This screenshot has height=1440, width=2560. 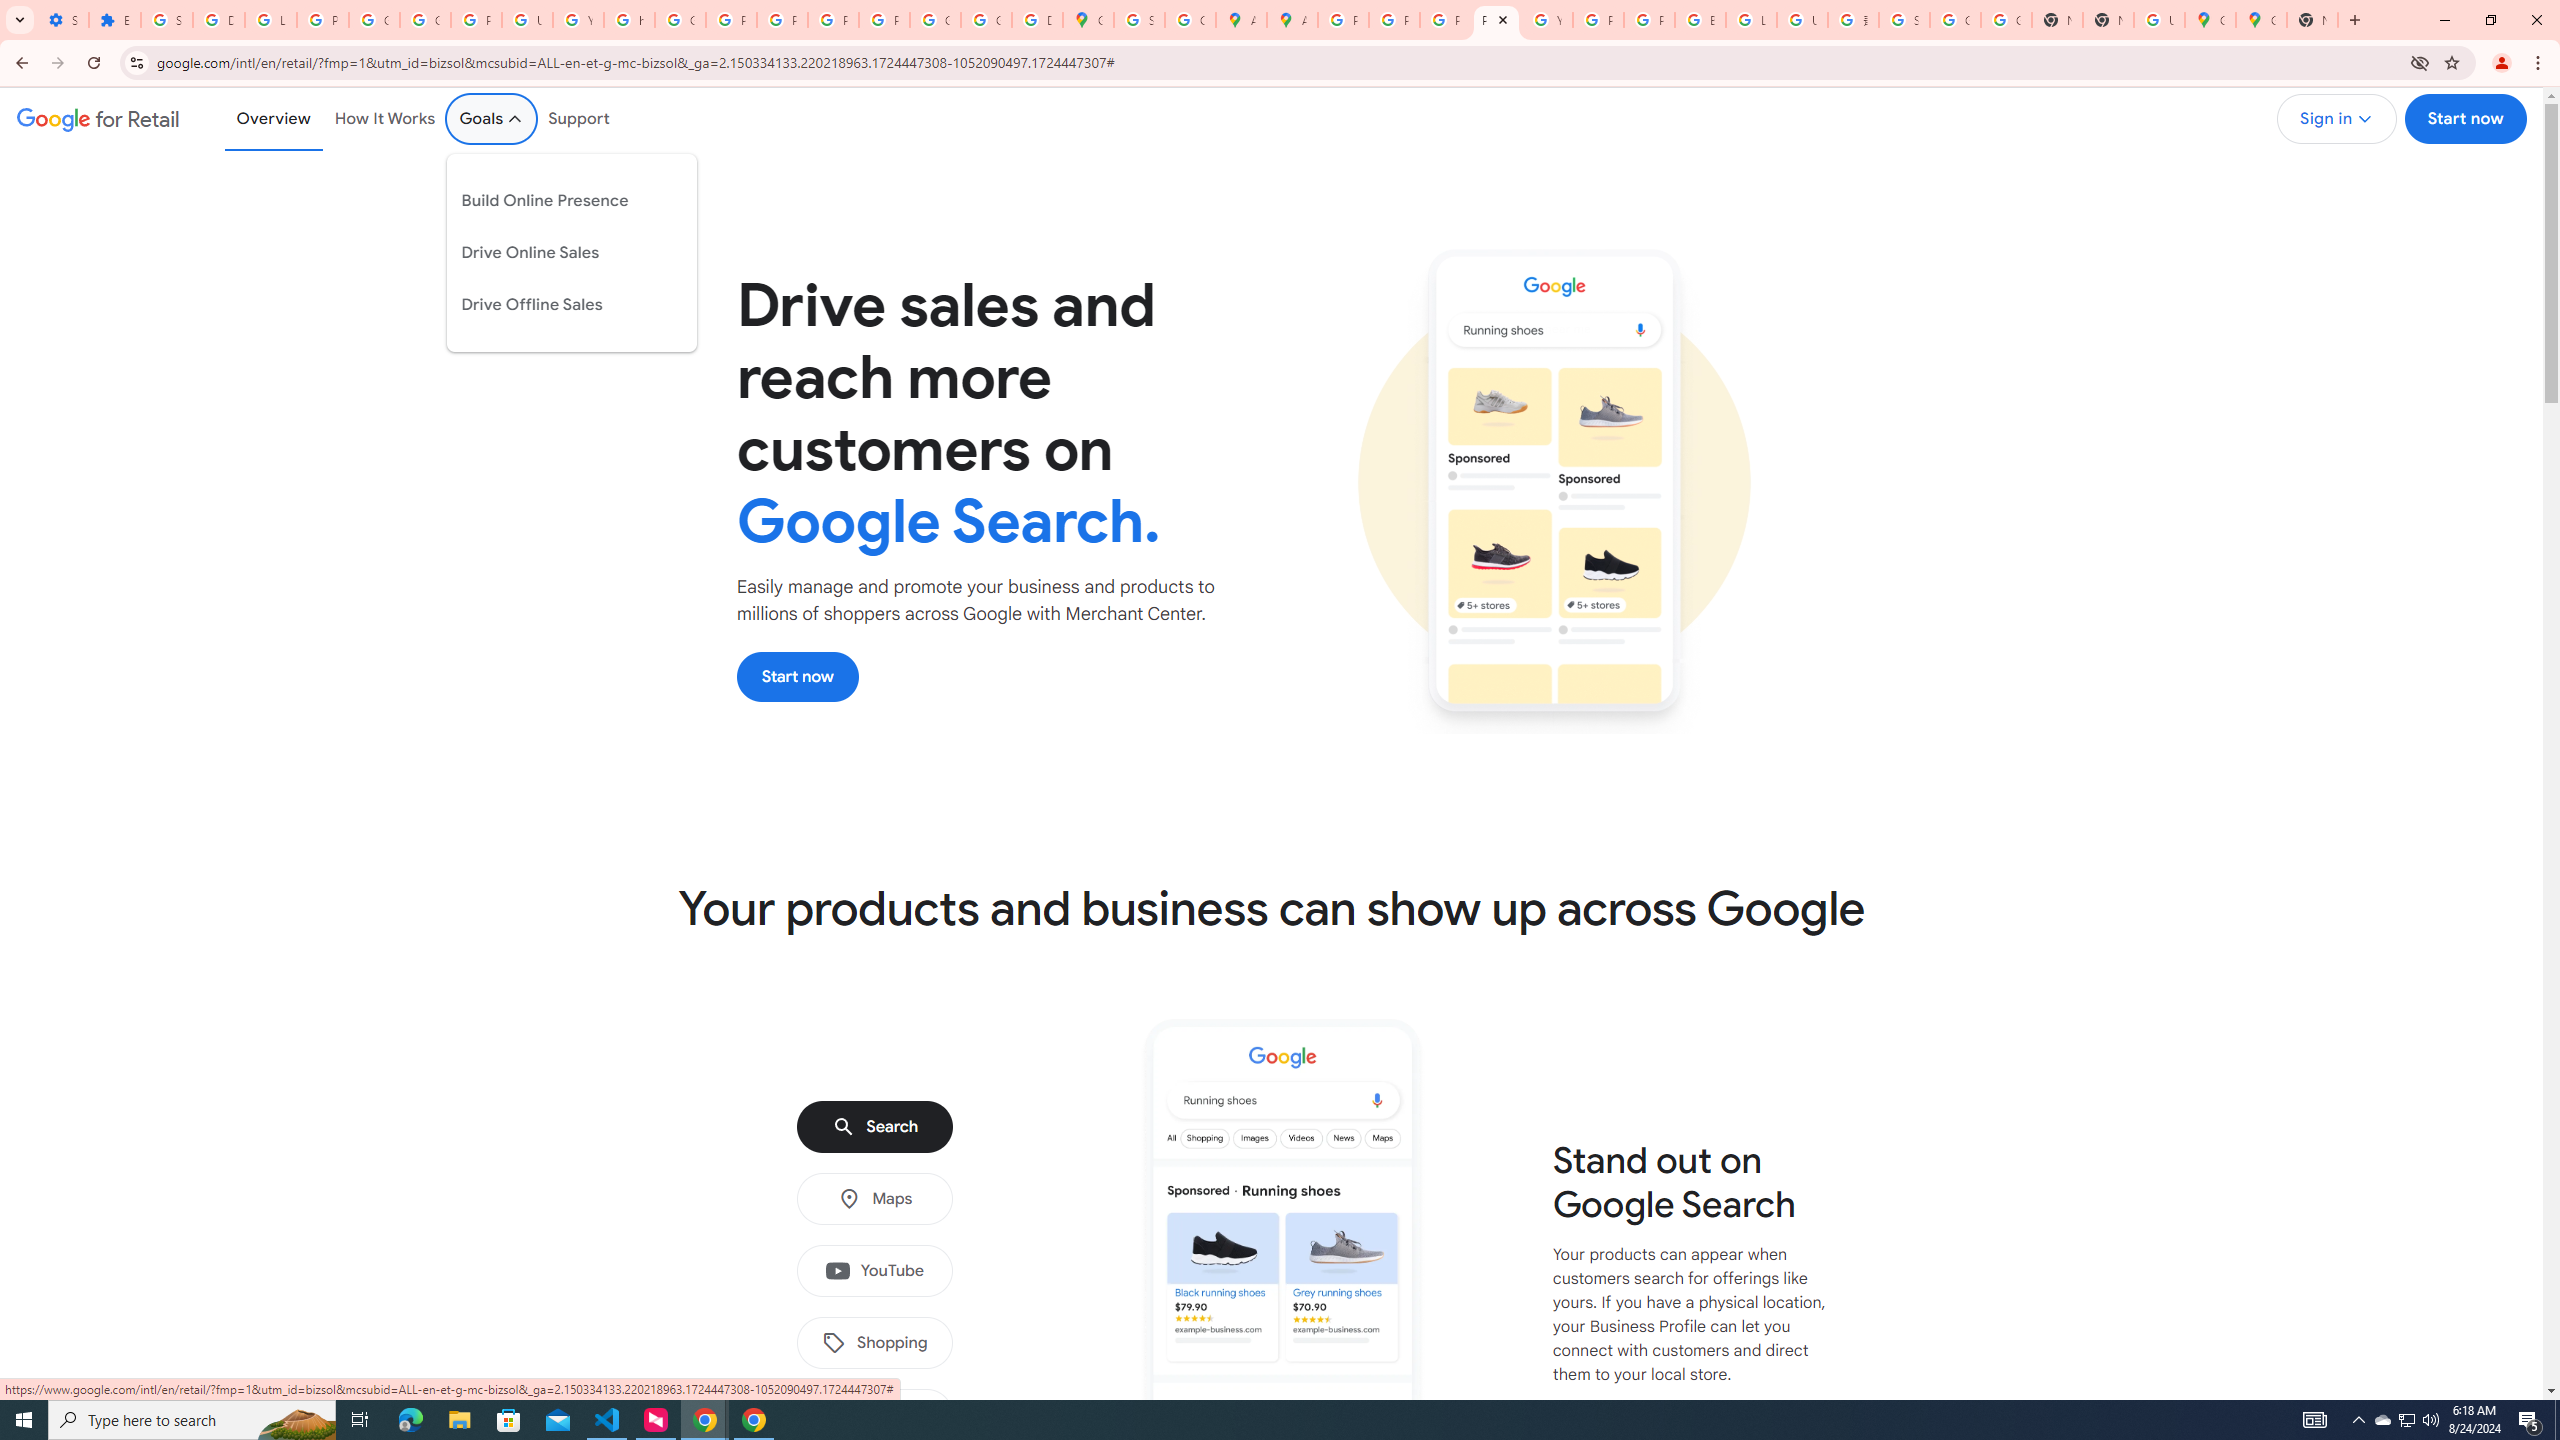 I want to click on 'Maps', so click(x=873, y=1198).